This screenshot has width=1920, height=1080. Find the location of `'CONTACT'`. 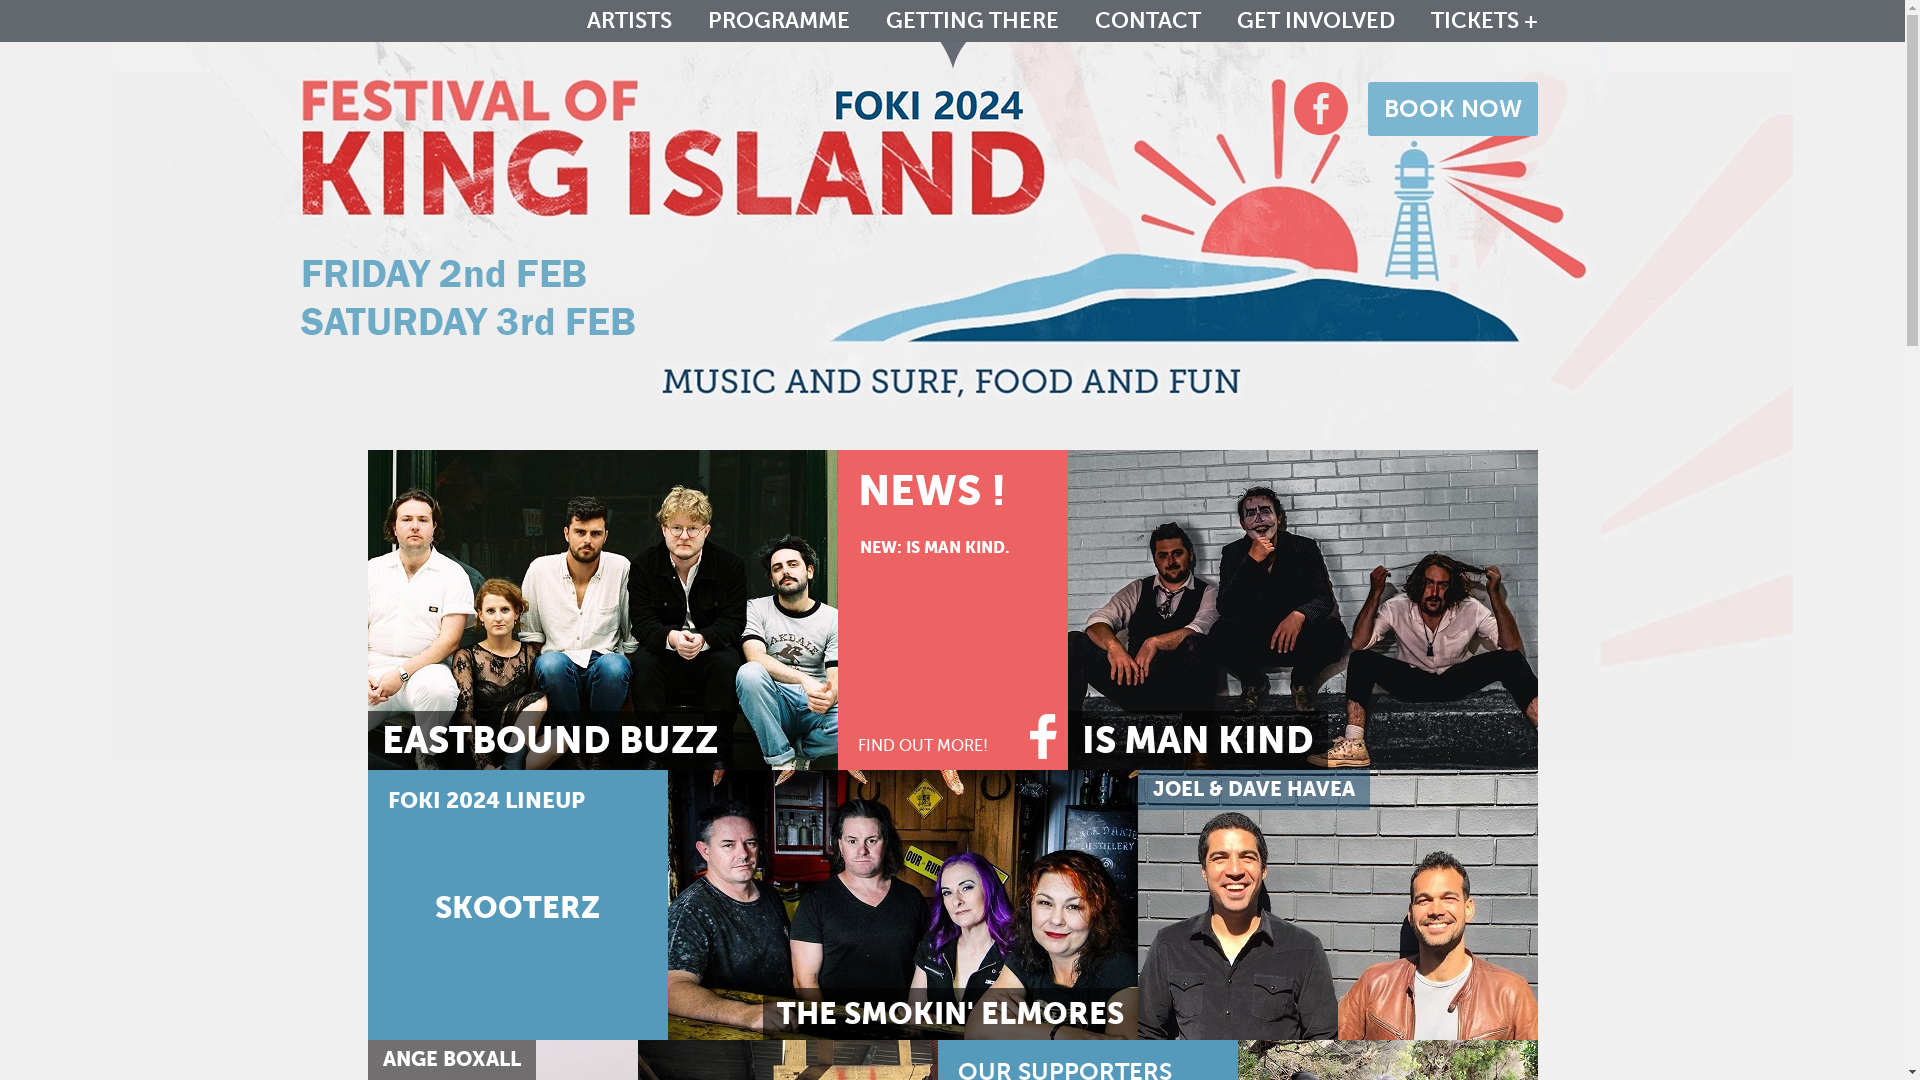

'CONTACT' is located at coordinates (1147, 20).